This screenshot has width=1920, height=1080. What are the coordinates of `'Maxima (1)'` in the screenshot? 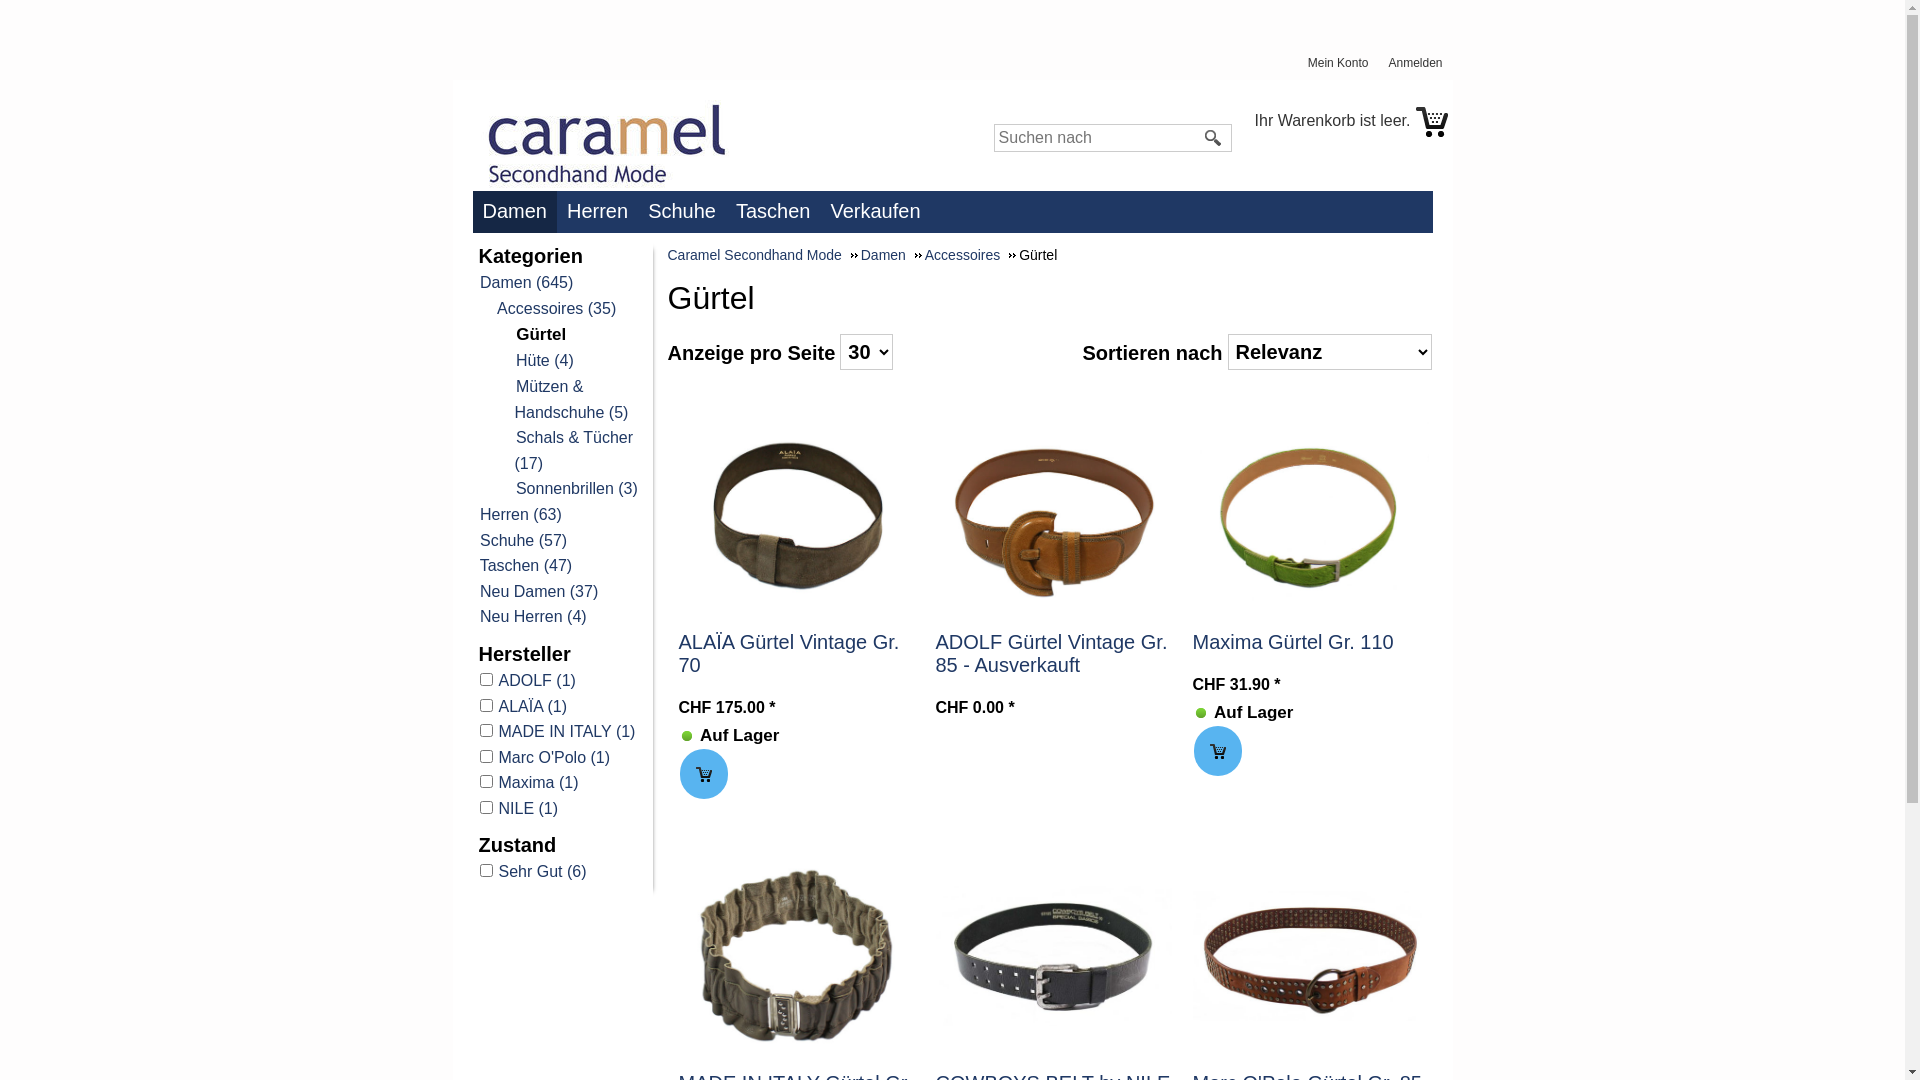 It's located at (560, 782).